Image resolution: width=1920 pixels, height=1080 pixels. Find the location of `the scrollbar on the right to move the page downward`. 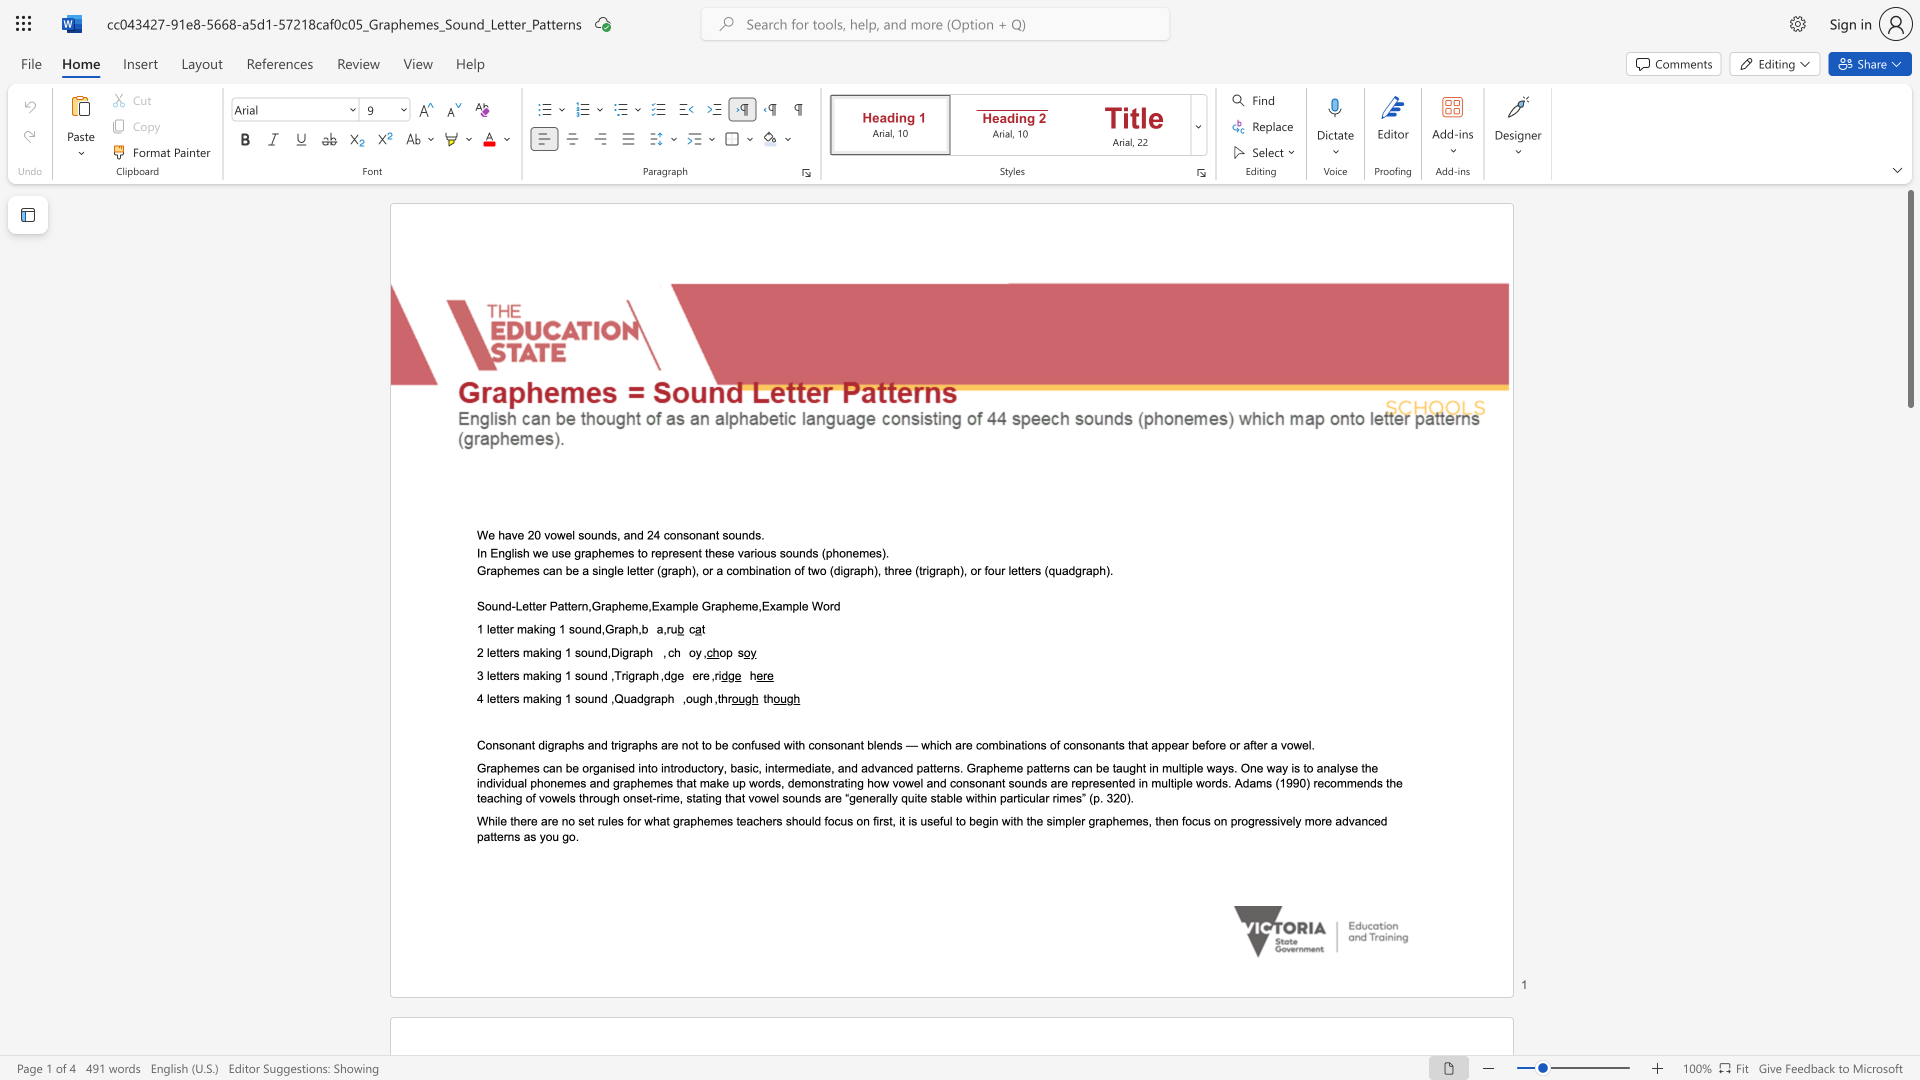

the scrollbar on the right to move the page downward is located at coordinates (1909, 540).